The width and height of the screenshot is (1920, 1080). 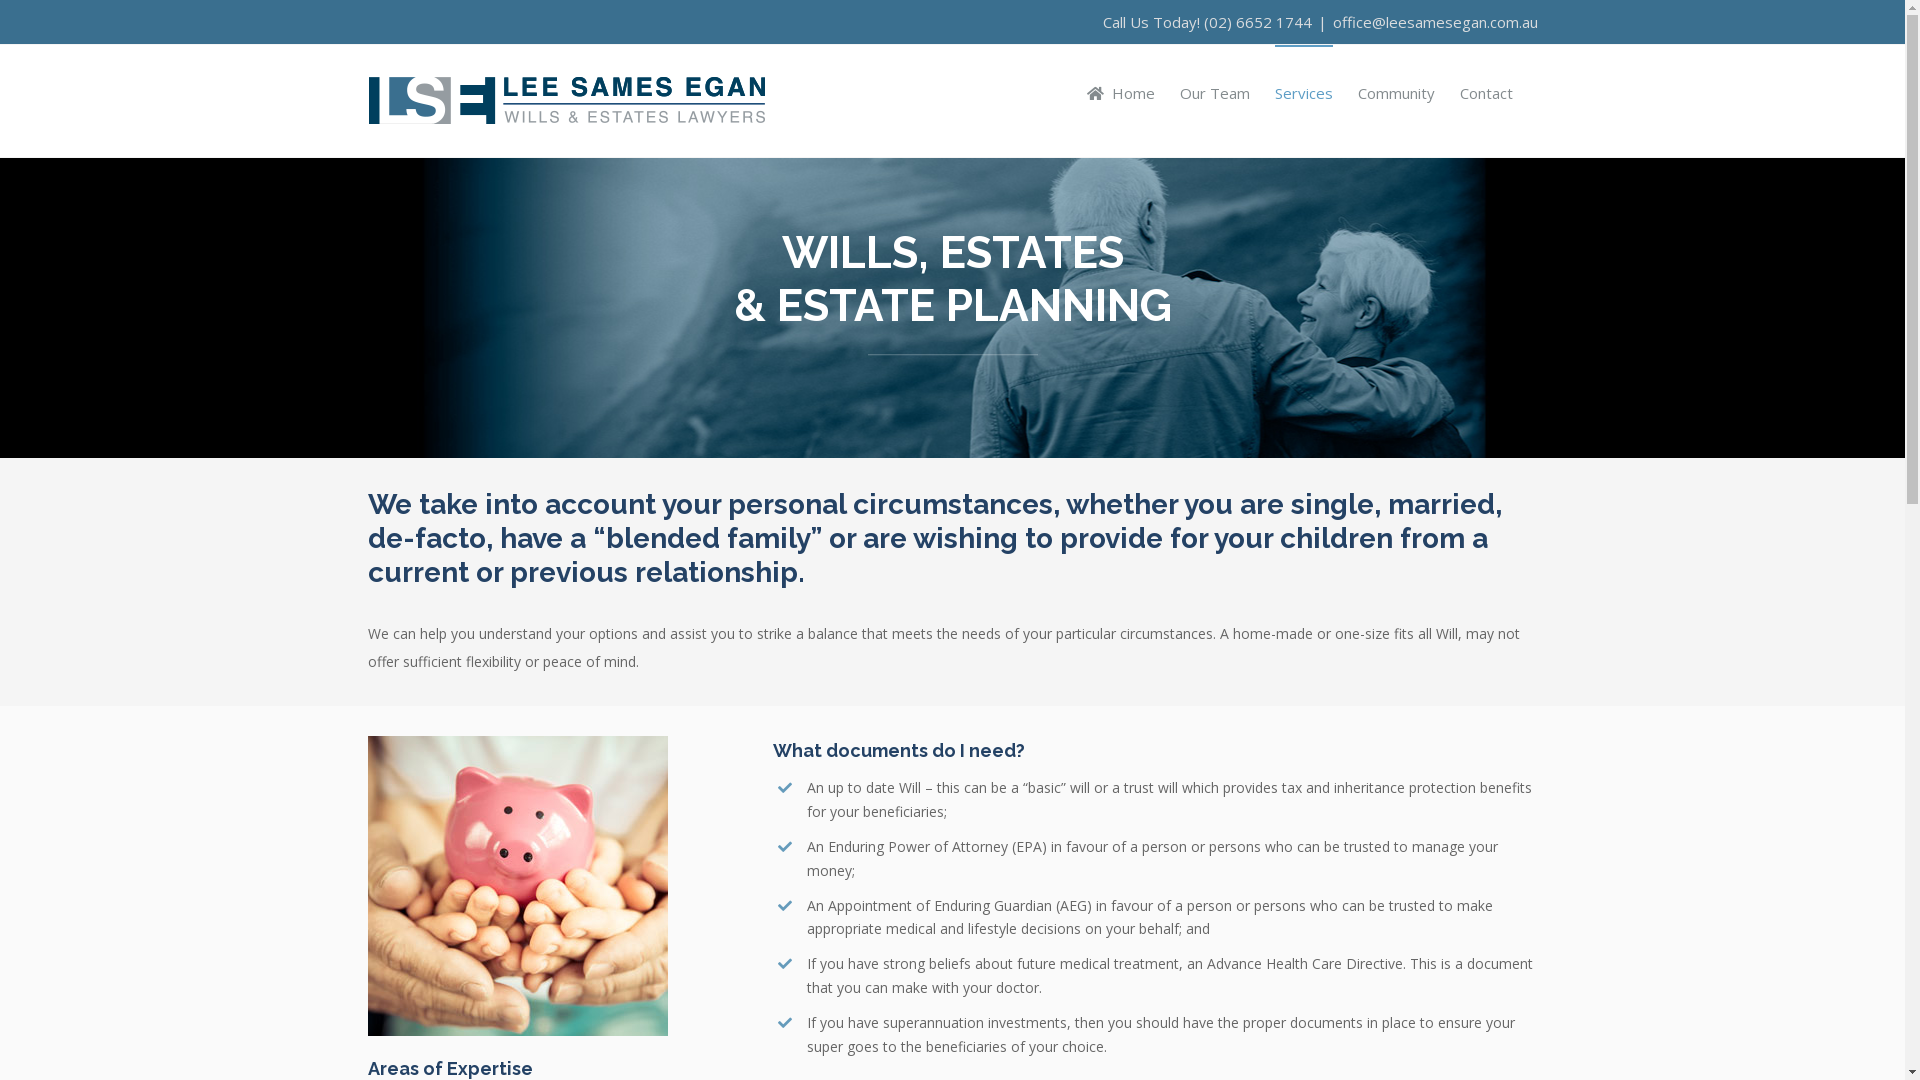 I want to click on 'Home', so click(x=1121, y=92).